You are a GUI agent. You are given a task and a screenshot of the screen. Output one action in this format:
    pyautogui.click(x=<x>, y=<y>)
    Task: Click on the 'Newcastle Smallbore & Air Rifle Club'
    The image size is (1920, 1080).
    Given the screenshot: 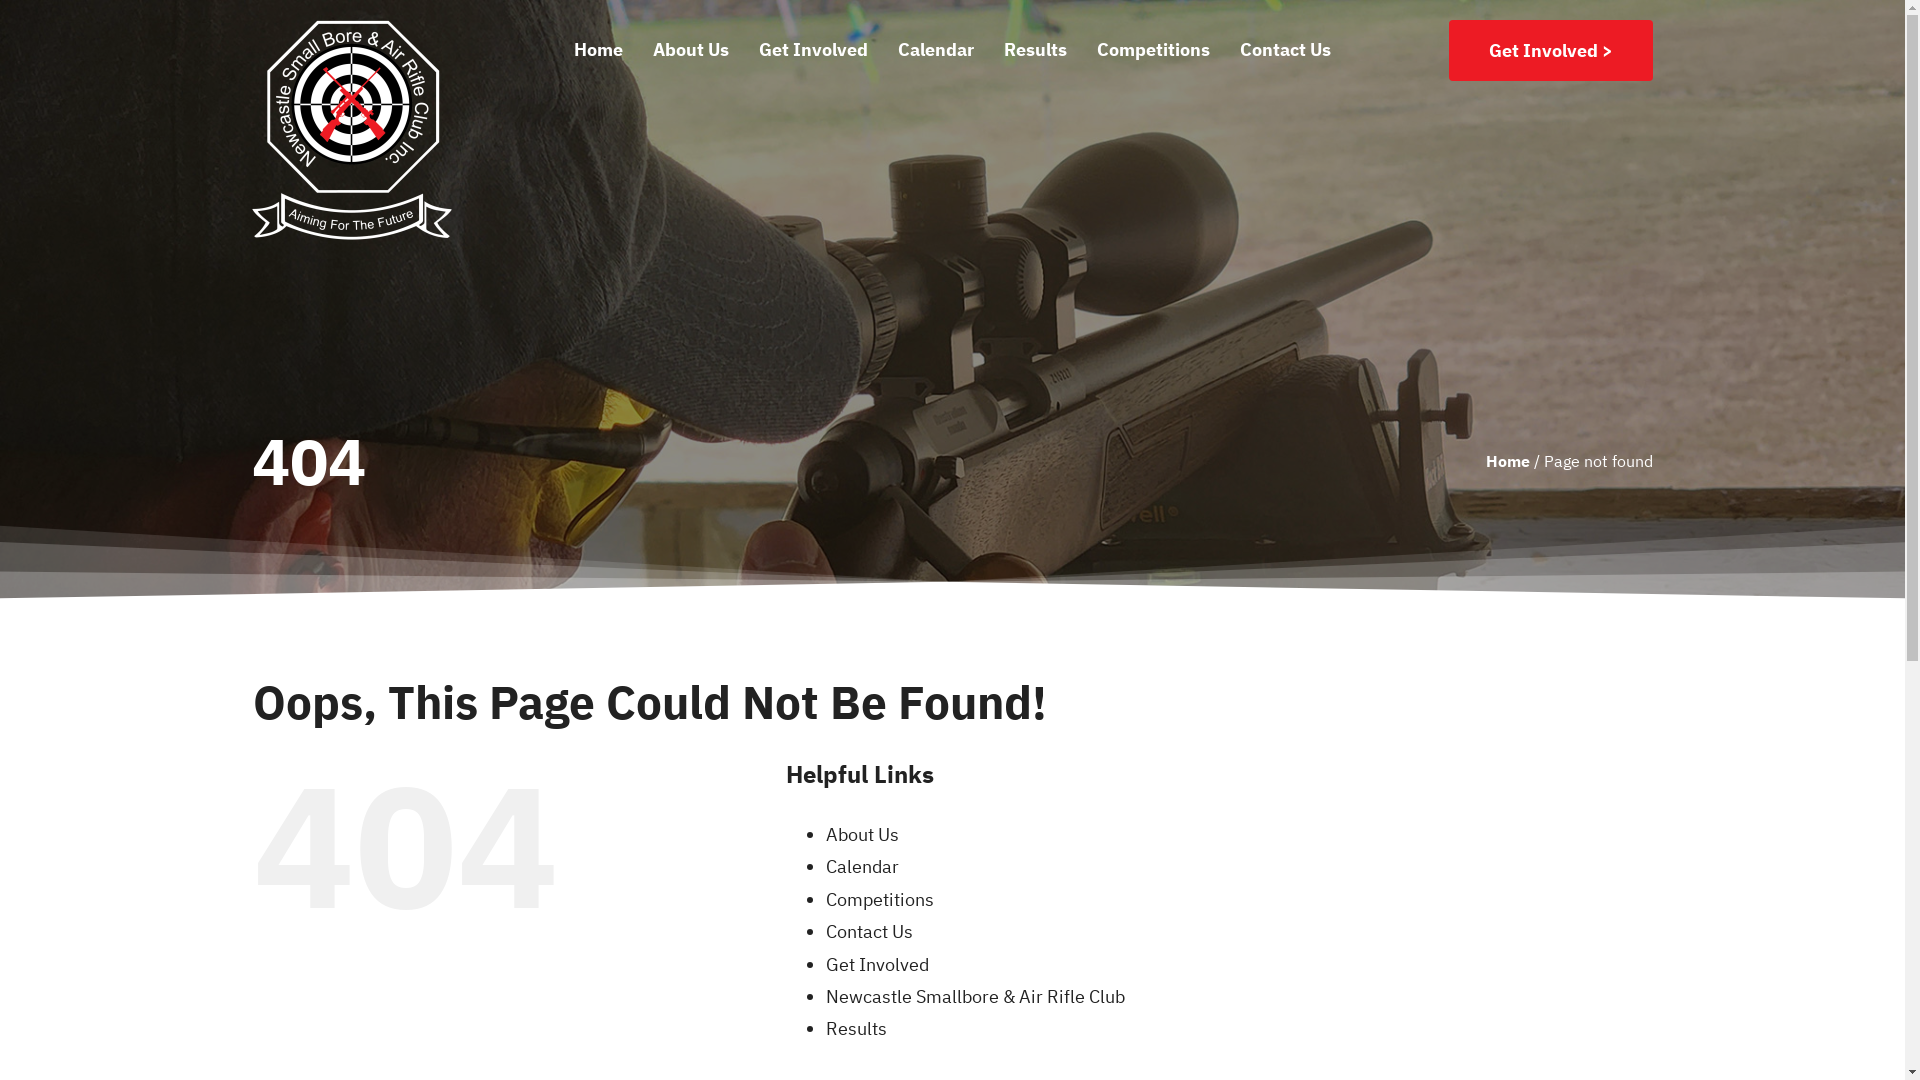 What is the action you would take?
    pyautogui.click(x=975, y=996)
    